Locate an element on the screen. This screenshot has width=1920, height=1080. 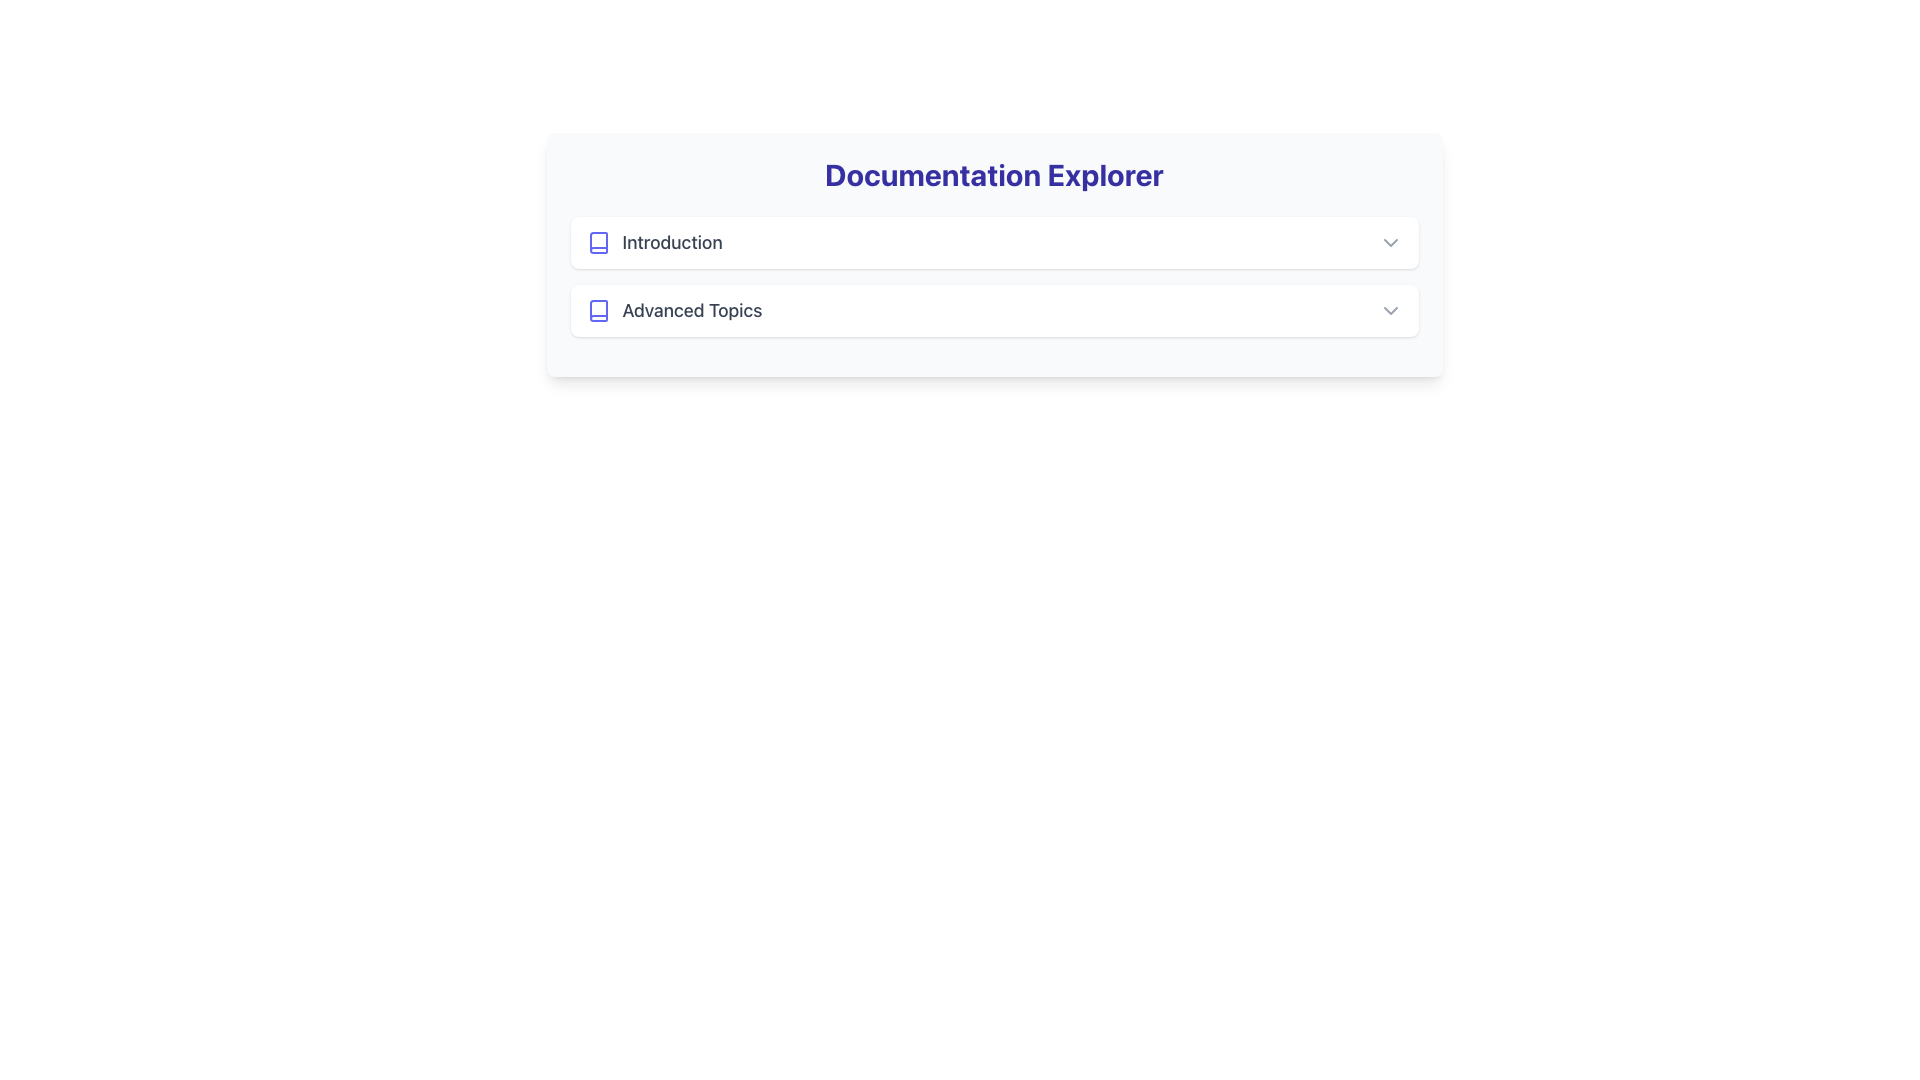
the book icon representing the 'Introduction' option in the 'Documentation Explorer' list is located at coordinates (597, 242).